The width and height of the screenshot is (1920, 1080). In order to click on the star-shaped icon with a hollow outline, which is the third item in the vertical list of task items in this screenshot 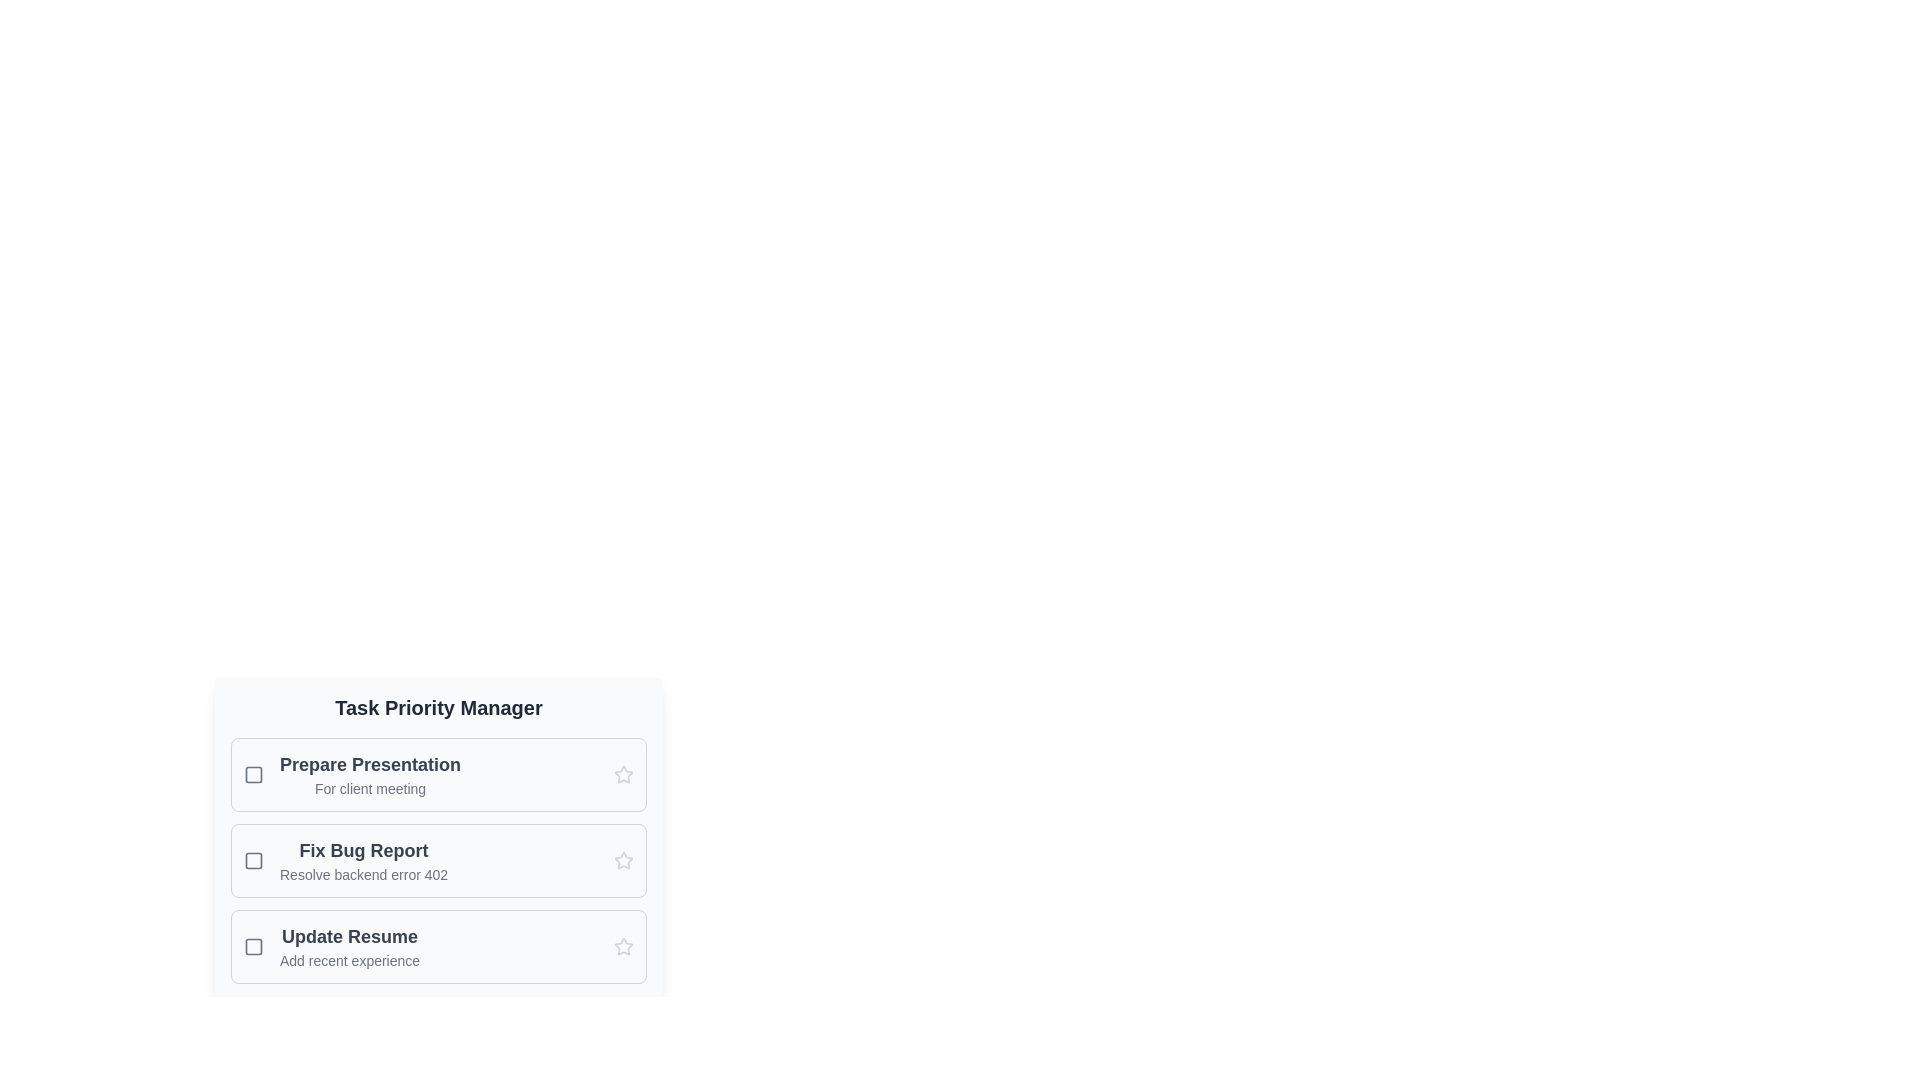, I will do `click(623, 774)`.